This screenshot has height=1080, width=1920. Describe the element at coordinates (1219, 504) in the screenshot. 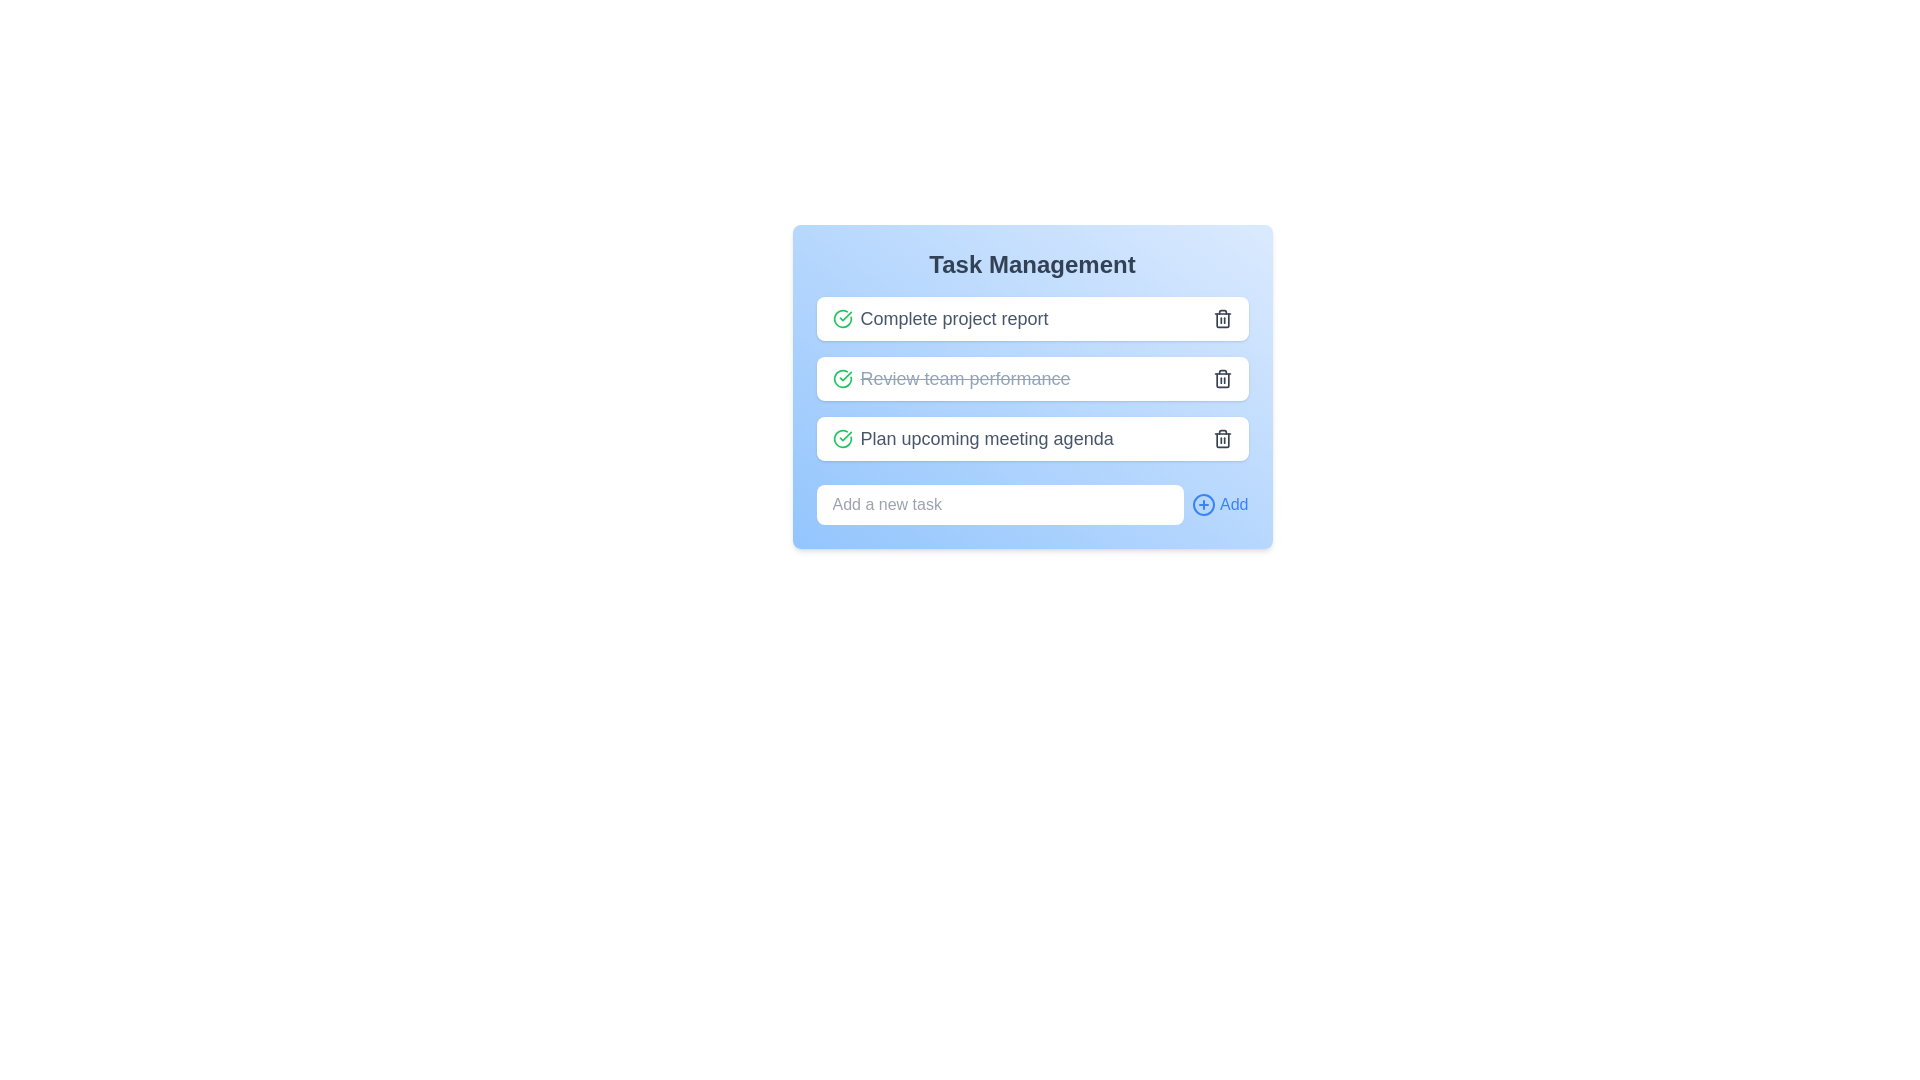

I see `the interactive button with a blue circular outline and a '+' symbol labeled 'Add' to observe its interactive styling` at that location.